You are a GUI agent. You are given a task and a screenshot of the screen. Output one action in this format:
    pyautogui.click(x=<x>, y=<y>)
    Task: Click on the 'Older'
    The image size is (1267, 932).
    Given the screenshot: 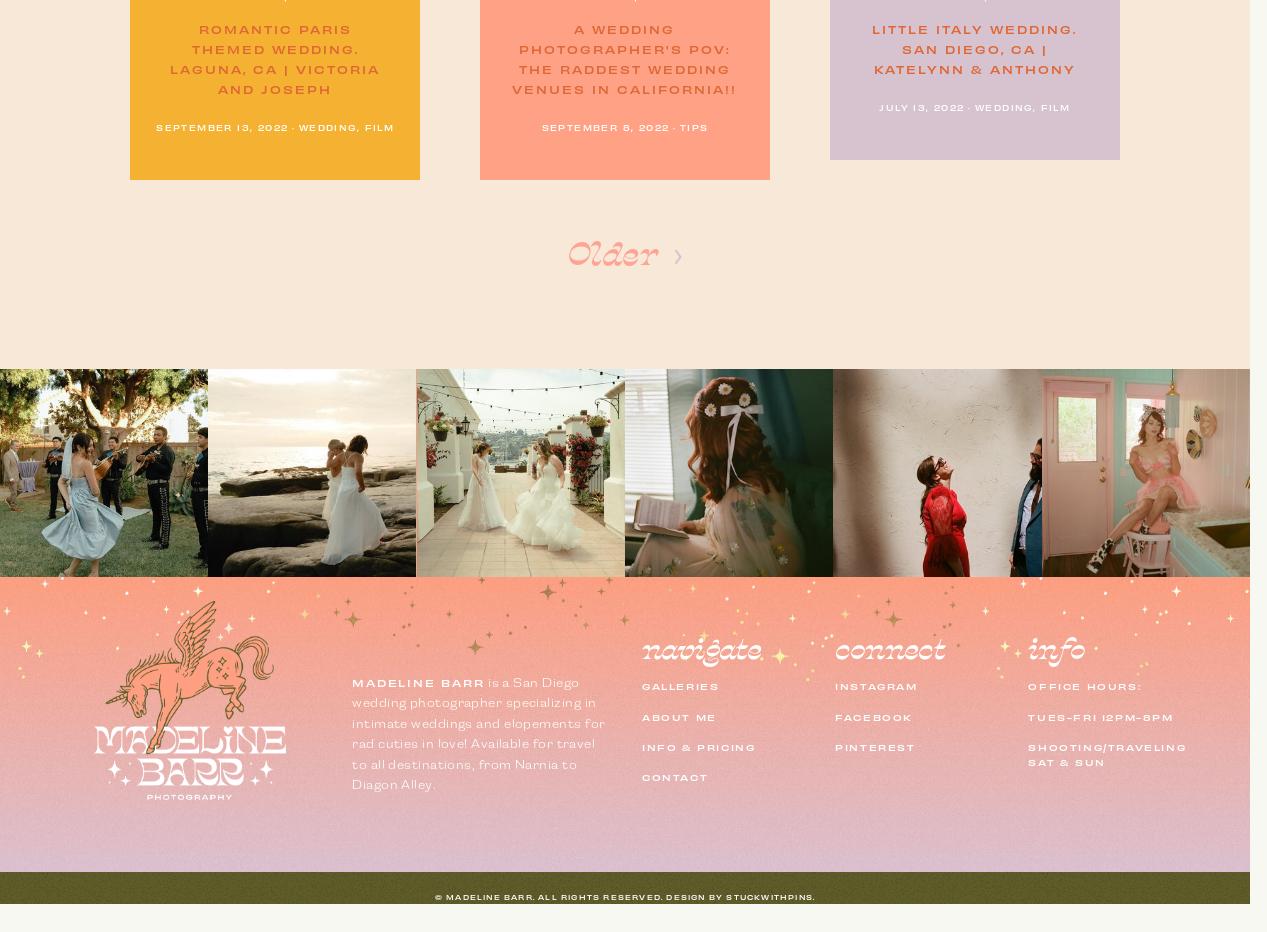 What is the action you would take?
    pyautogui.click(x=610, y=254)
    